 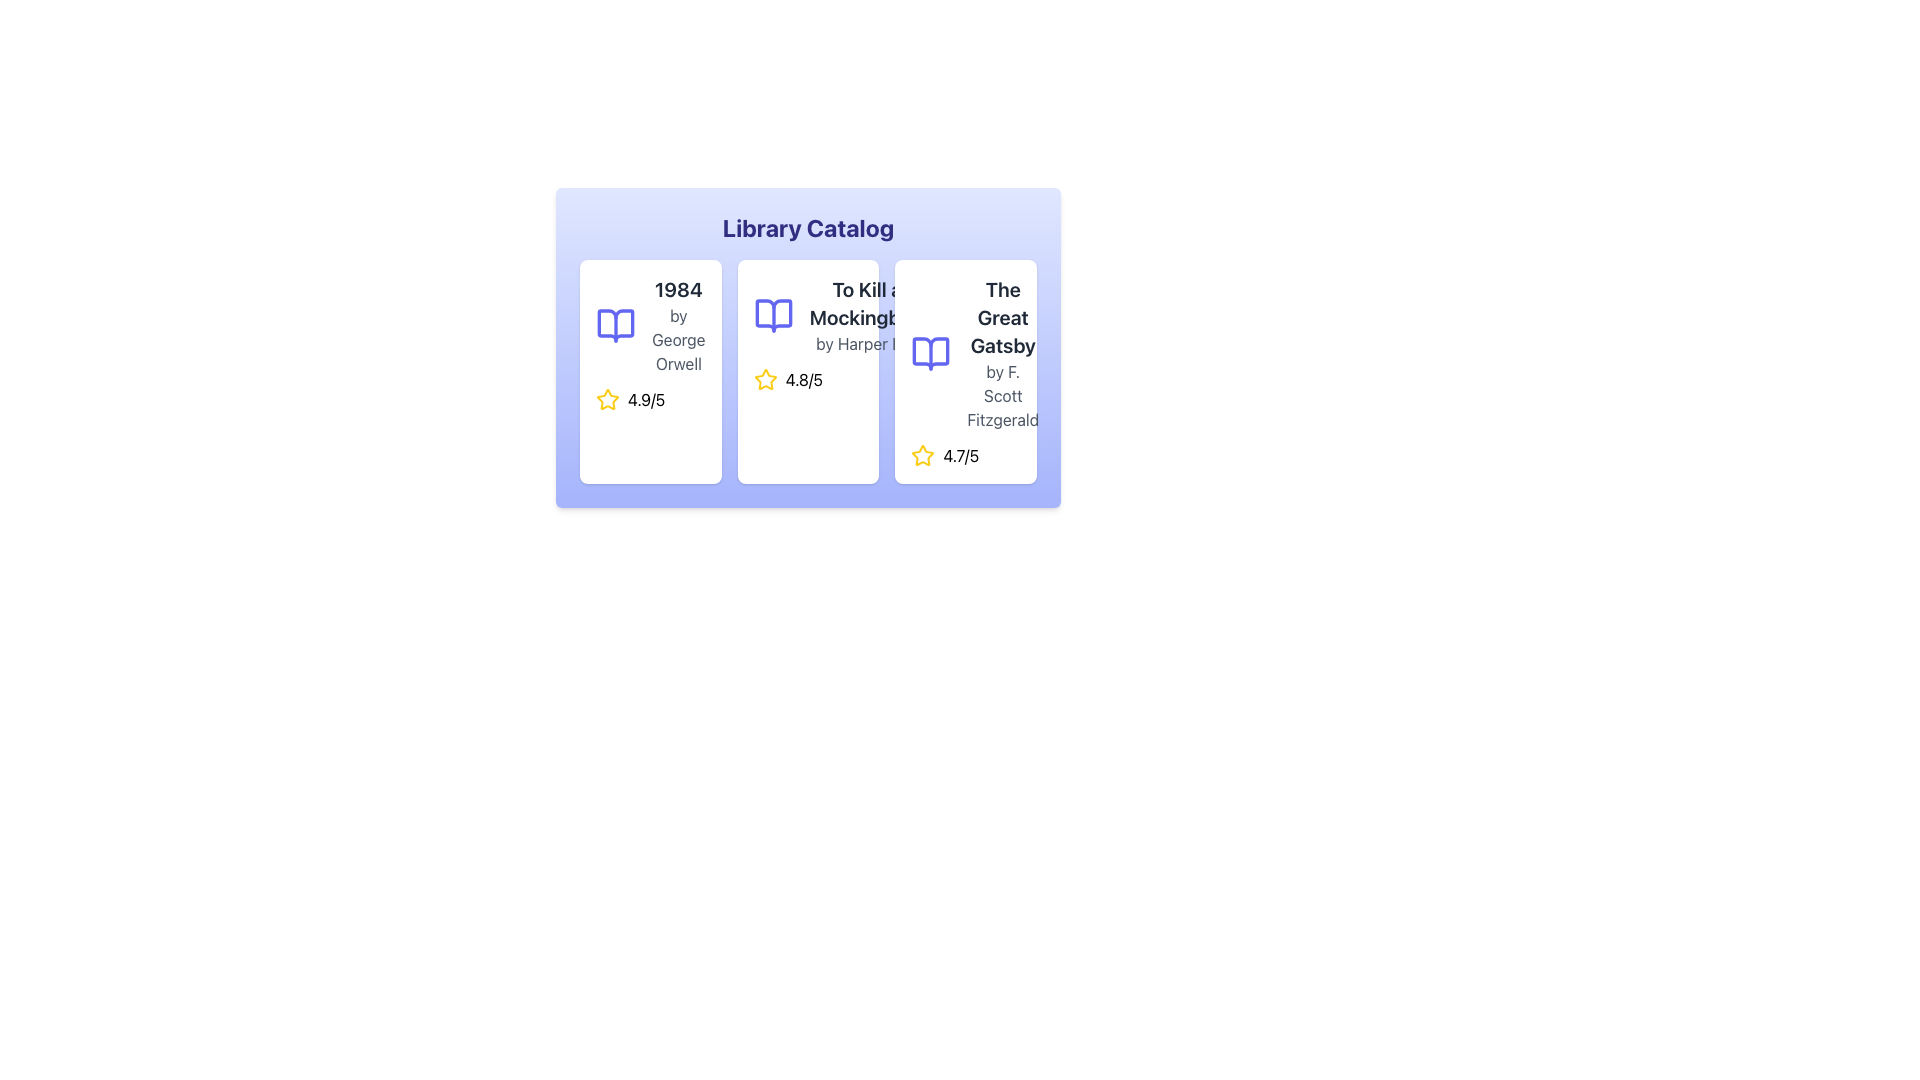 What do you see at coordinates (966, 455) in the screenshot?
I see `rating displayed as '4.7/5' next to the yellow star icon in the rating display of the last card for 'The Great Gatsby' by F. Scott Fitzgerald` at bounding box center [966, 455].